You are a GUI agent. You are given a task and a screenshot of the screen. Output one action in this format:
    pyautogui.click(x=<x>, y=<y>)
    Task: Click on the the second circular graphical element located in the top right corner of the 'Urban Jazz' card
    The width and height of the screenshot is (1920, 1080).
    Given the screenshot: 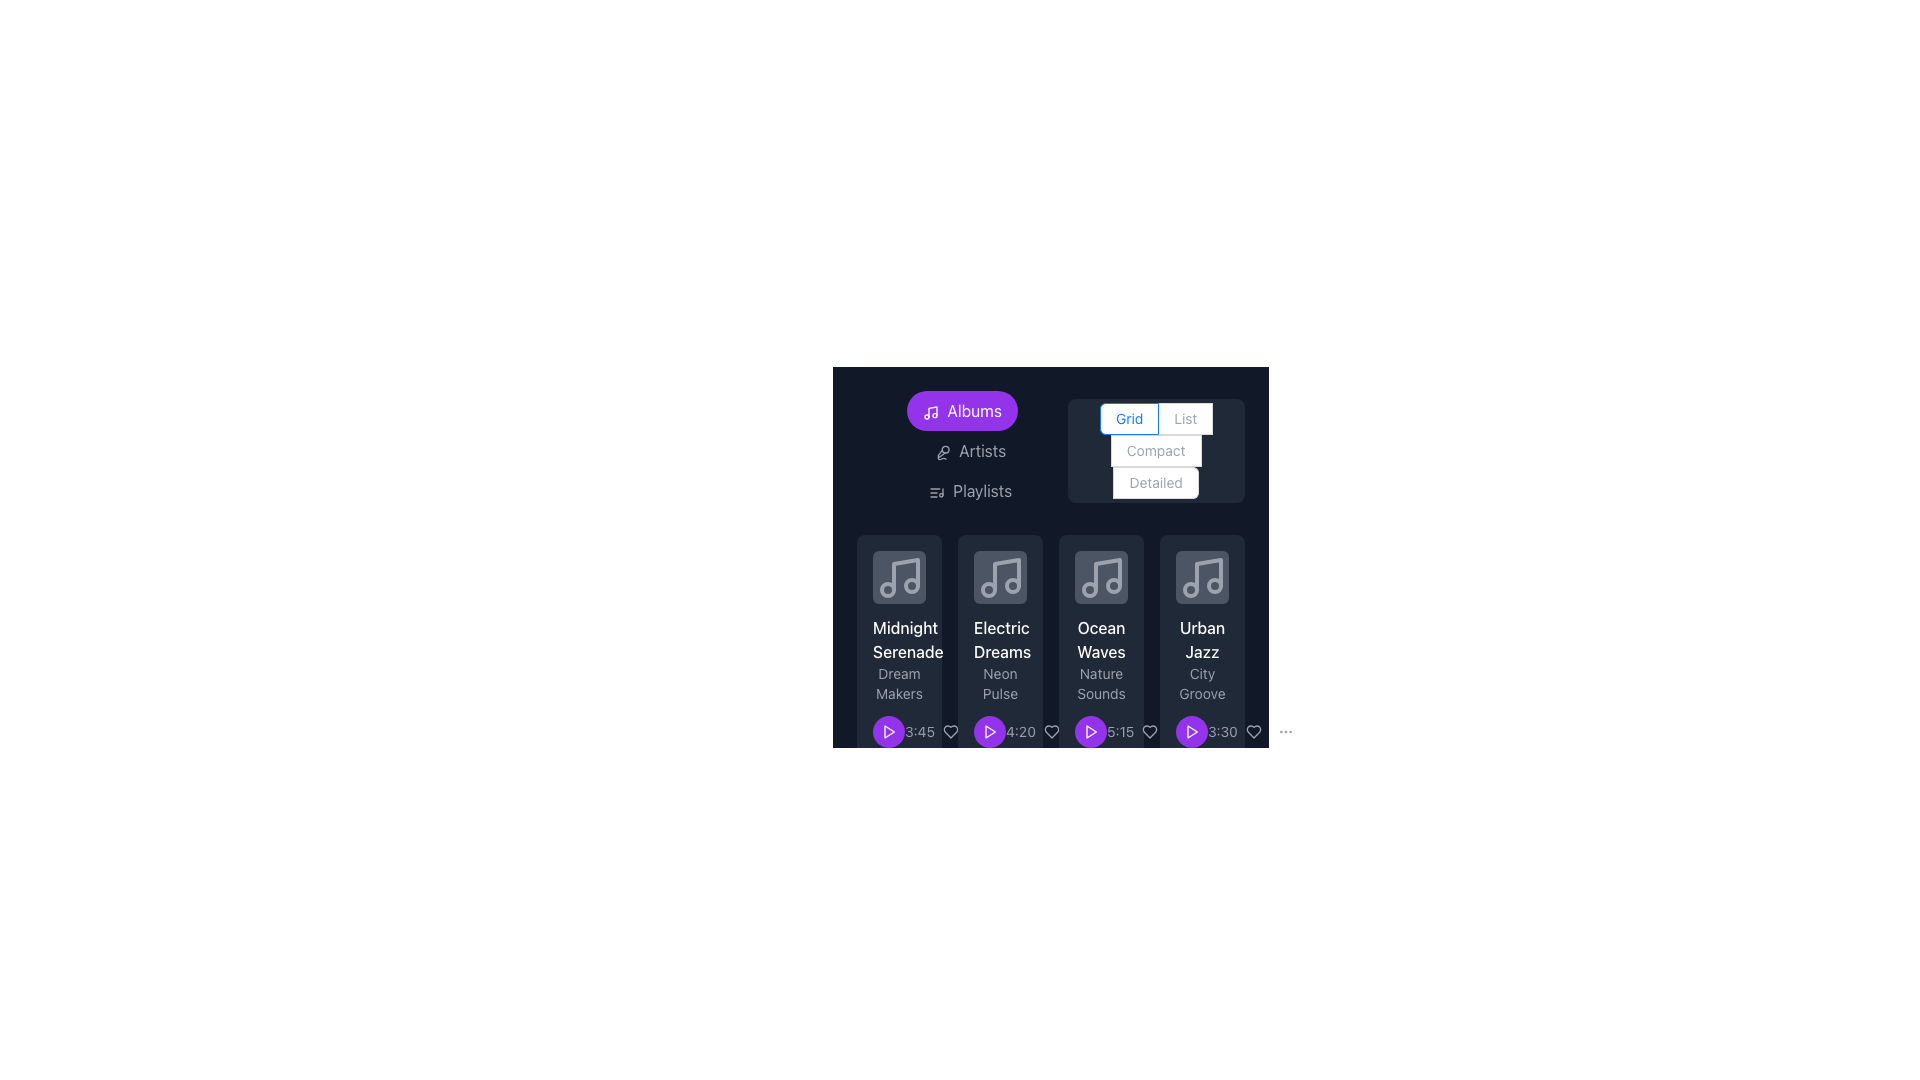 What is the action you would take?
    pyautogui.click(x=1190, y=588)
    